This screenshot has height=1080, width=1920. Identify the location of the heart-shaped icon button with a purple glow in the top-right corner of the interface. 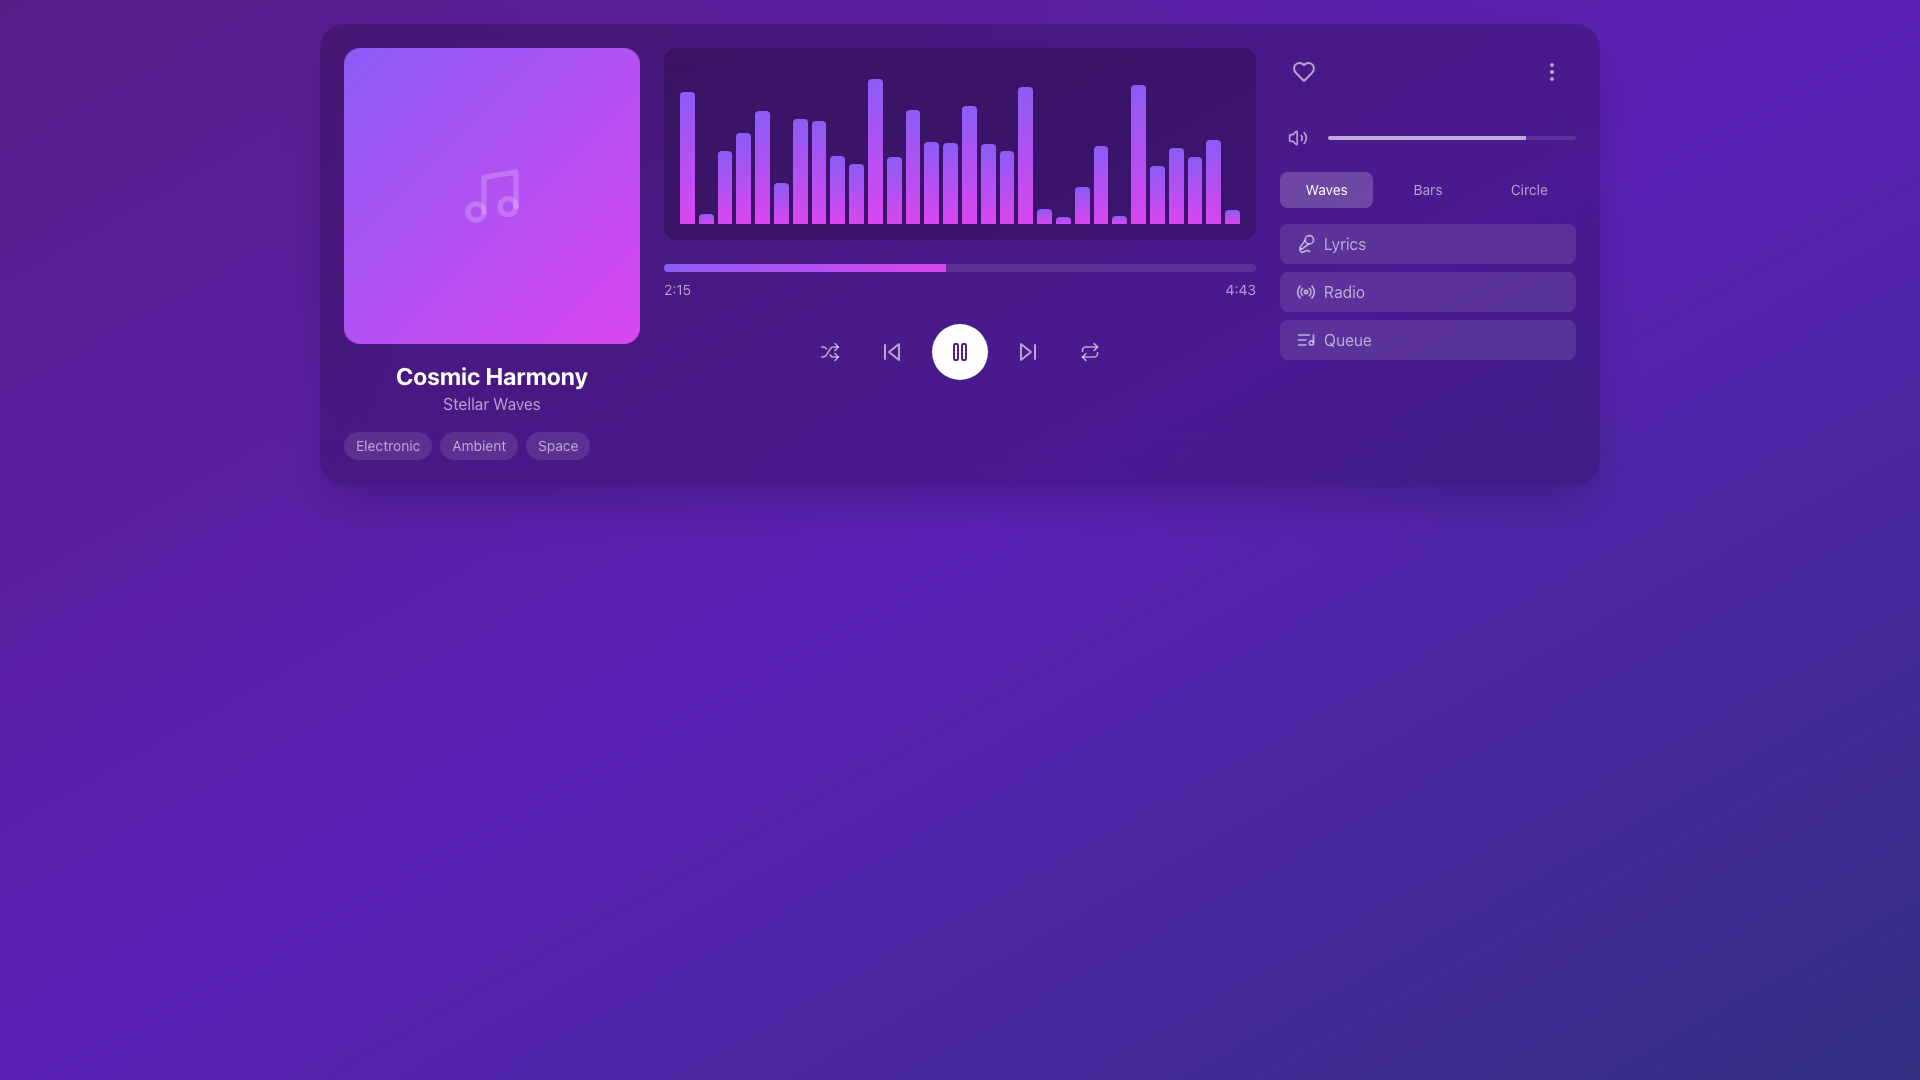
(1304, 71).